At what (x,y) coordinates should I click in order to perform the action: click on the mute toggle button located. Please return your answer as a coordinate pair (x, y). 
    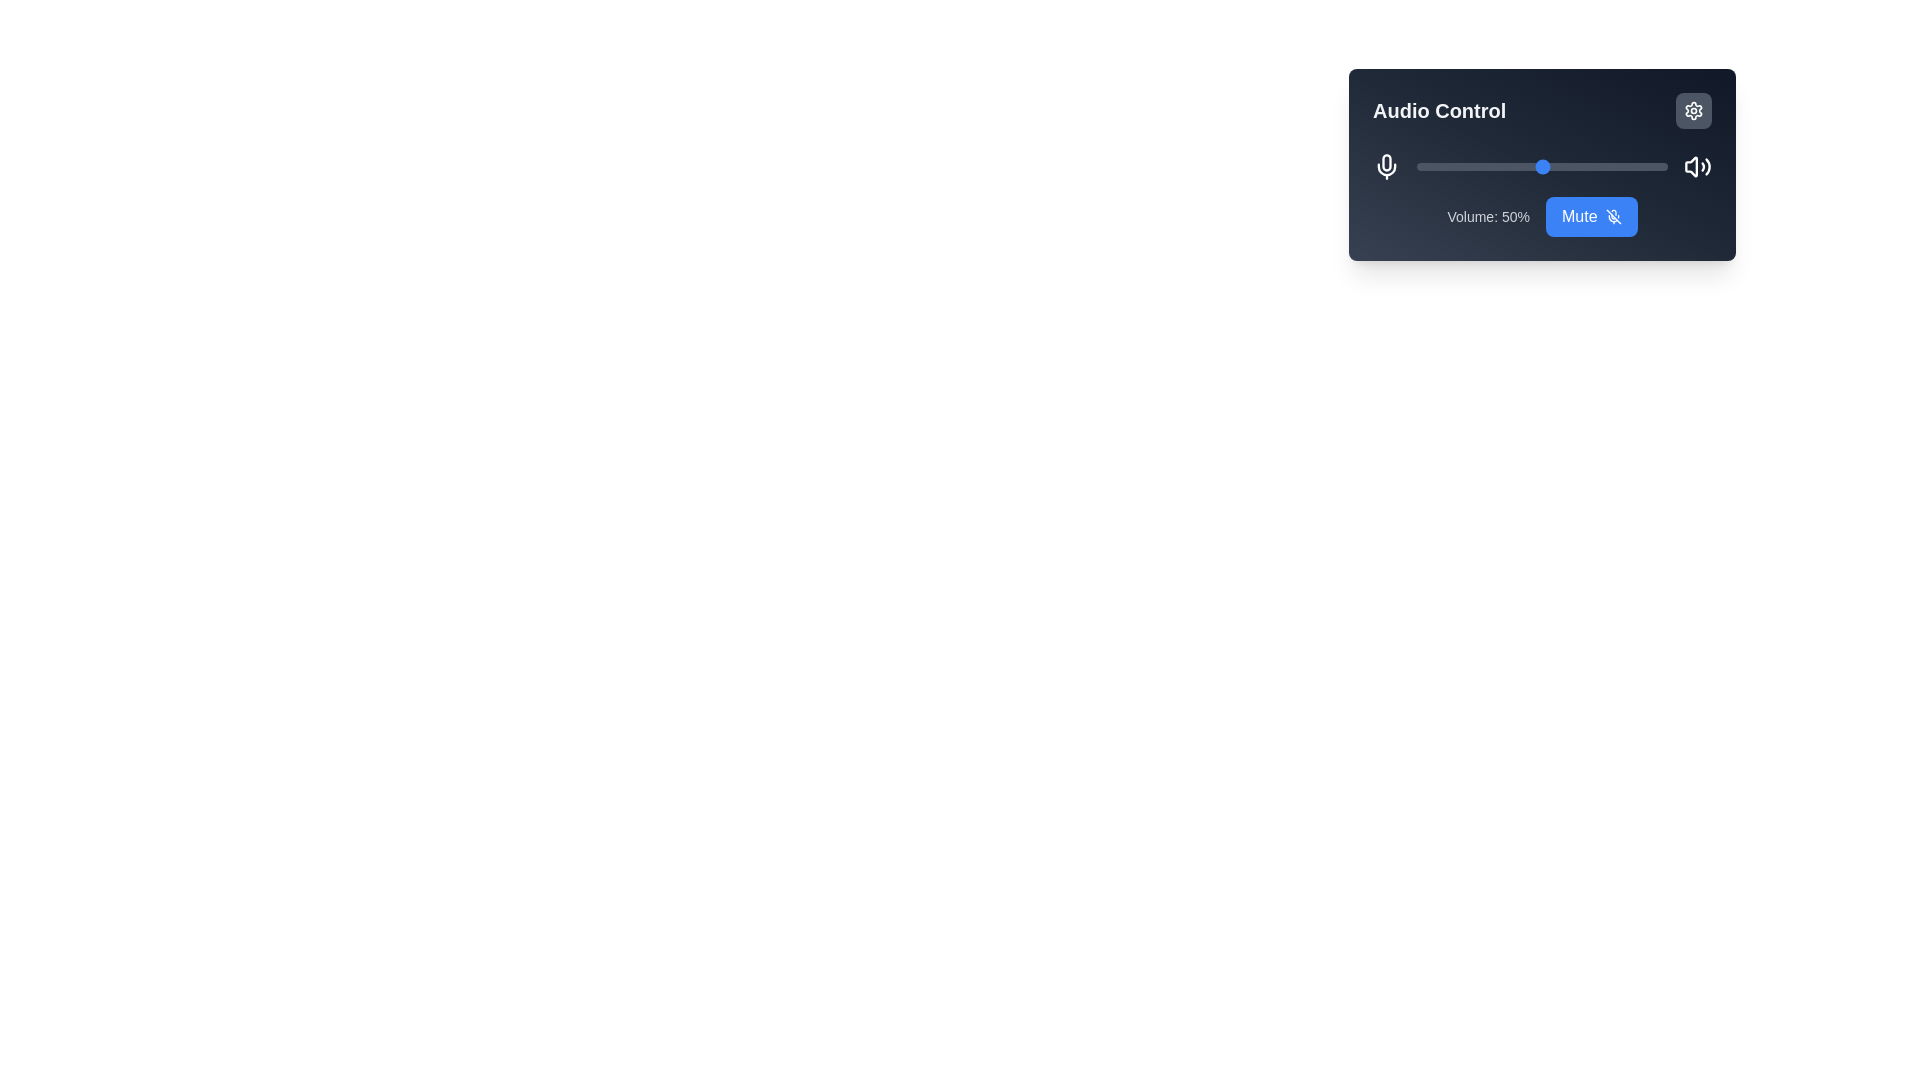
    Looking at the image, I should click on (1589, 216).